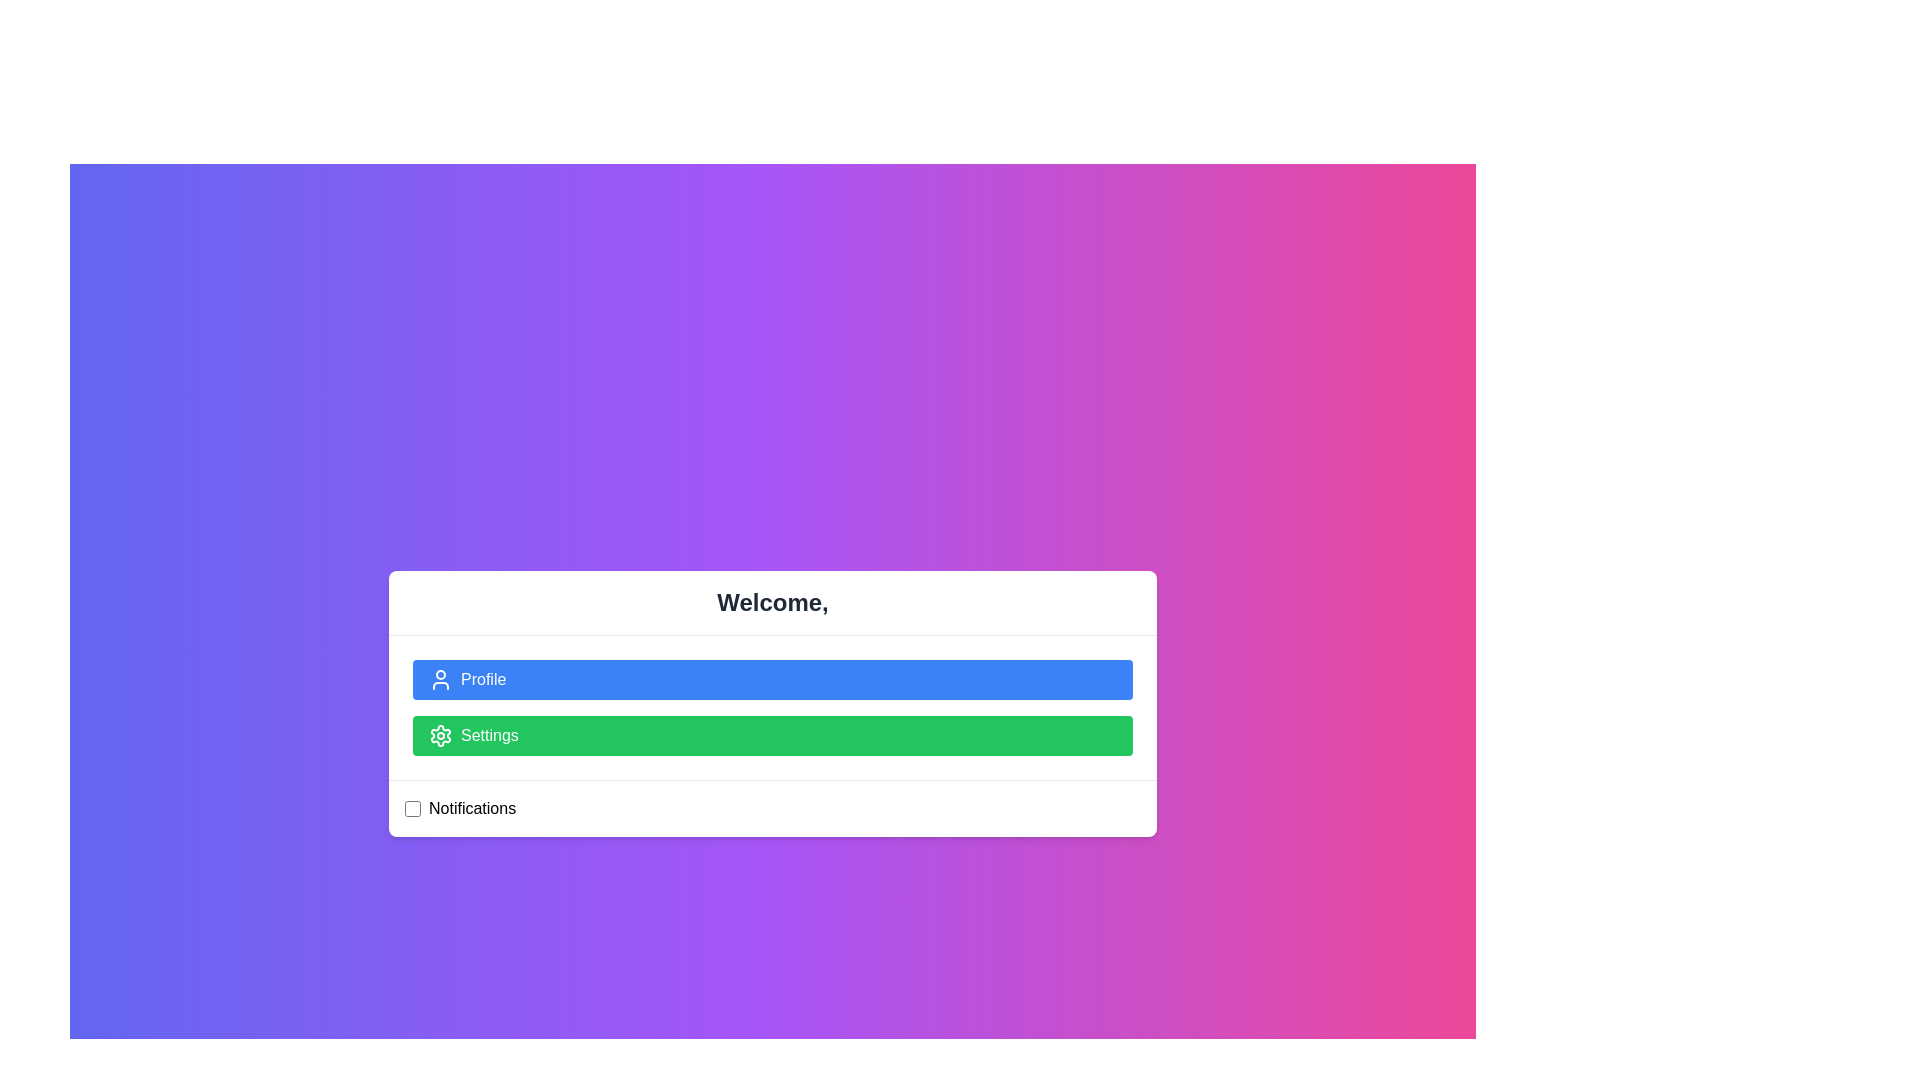 The image size is (1920, 1080). Describe the element at coordinates (771, 736) in the screenshot. I see `the second button in the vertically stacked layout` at that location.